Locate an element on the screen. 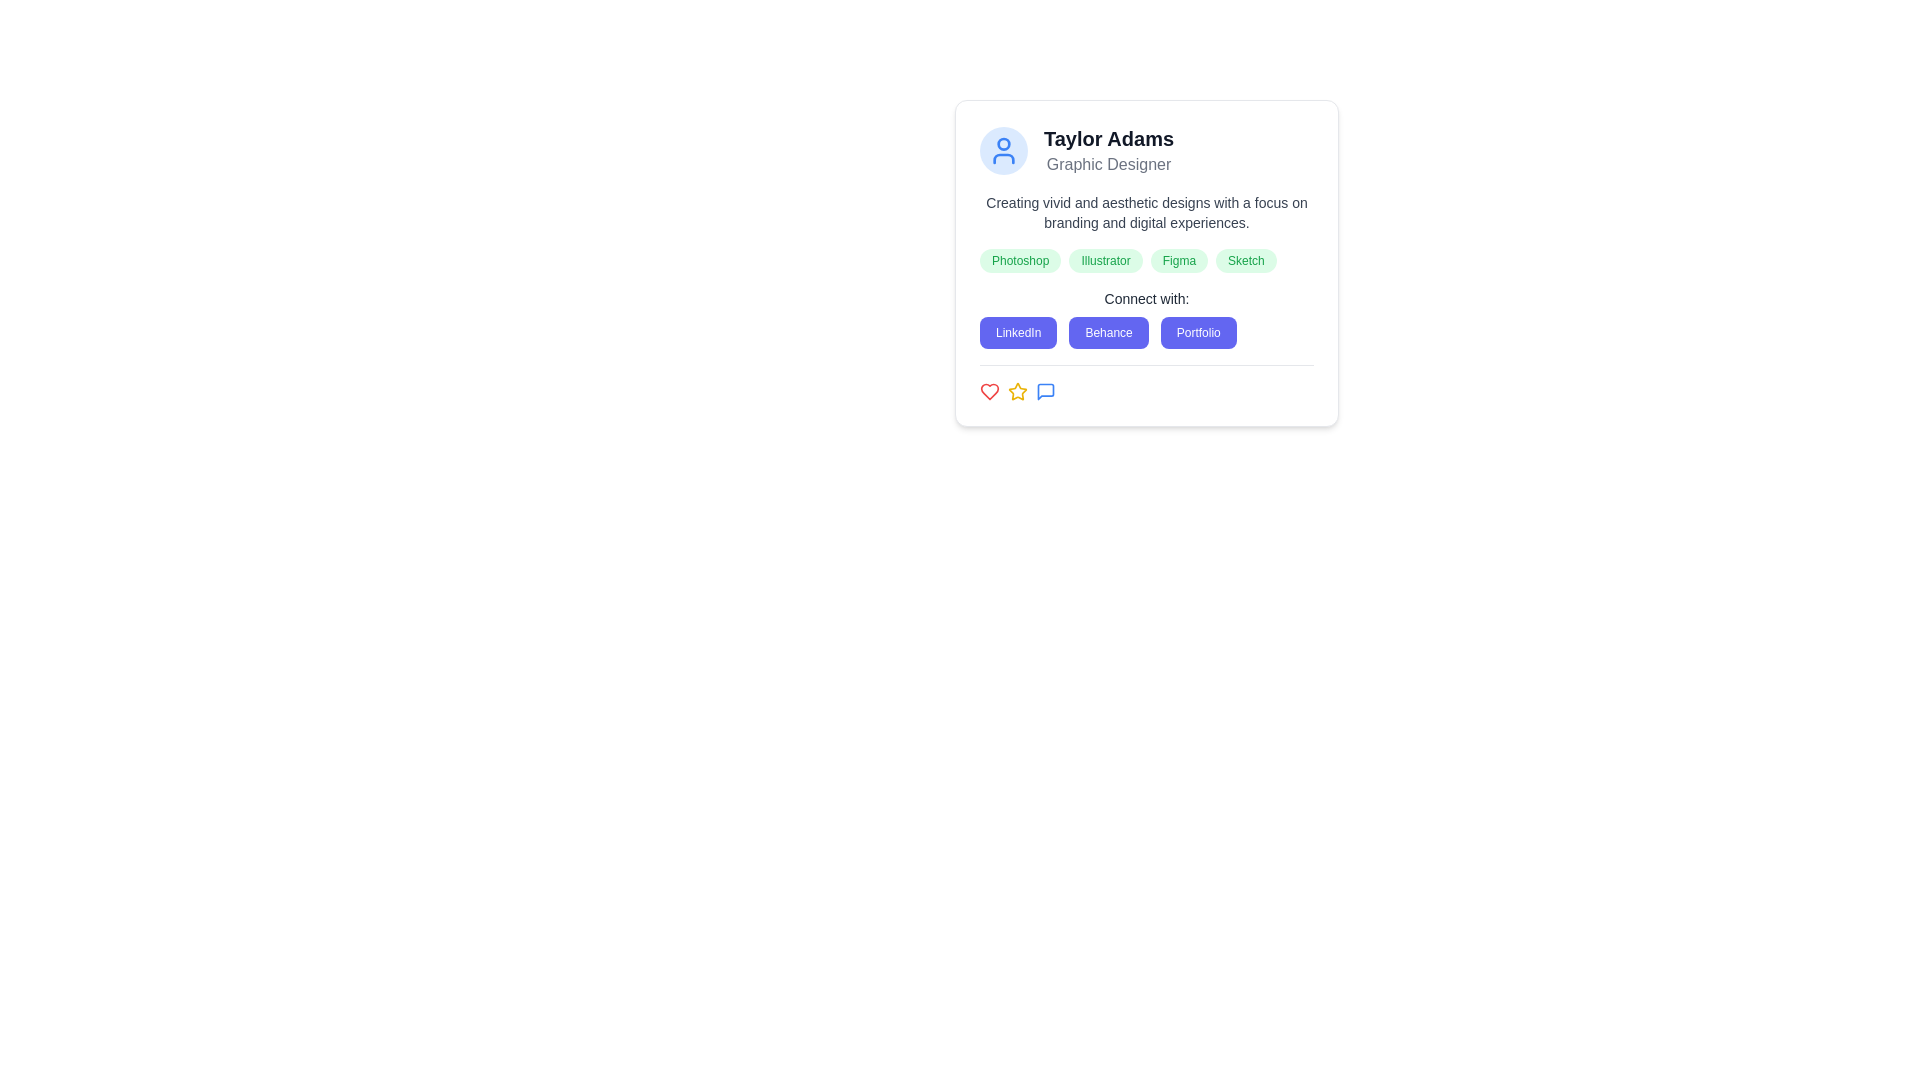 The image size is (1920, 1080). the 'LinkedIn' button, which is the first button in a row of three, to observe its hover effect is located at coordinates (1018, 331).